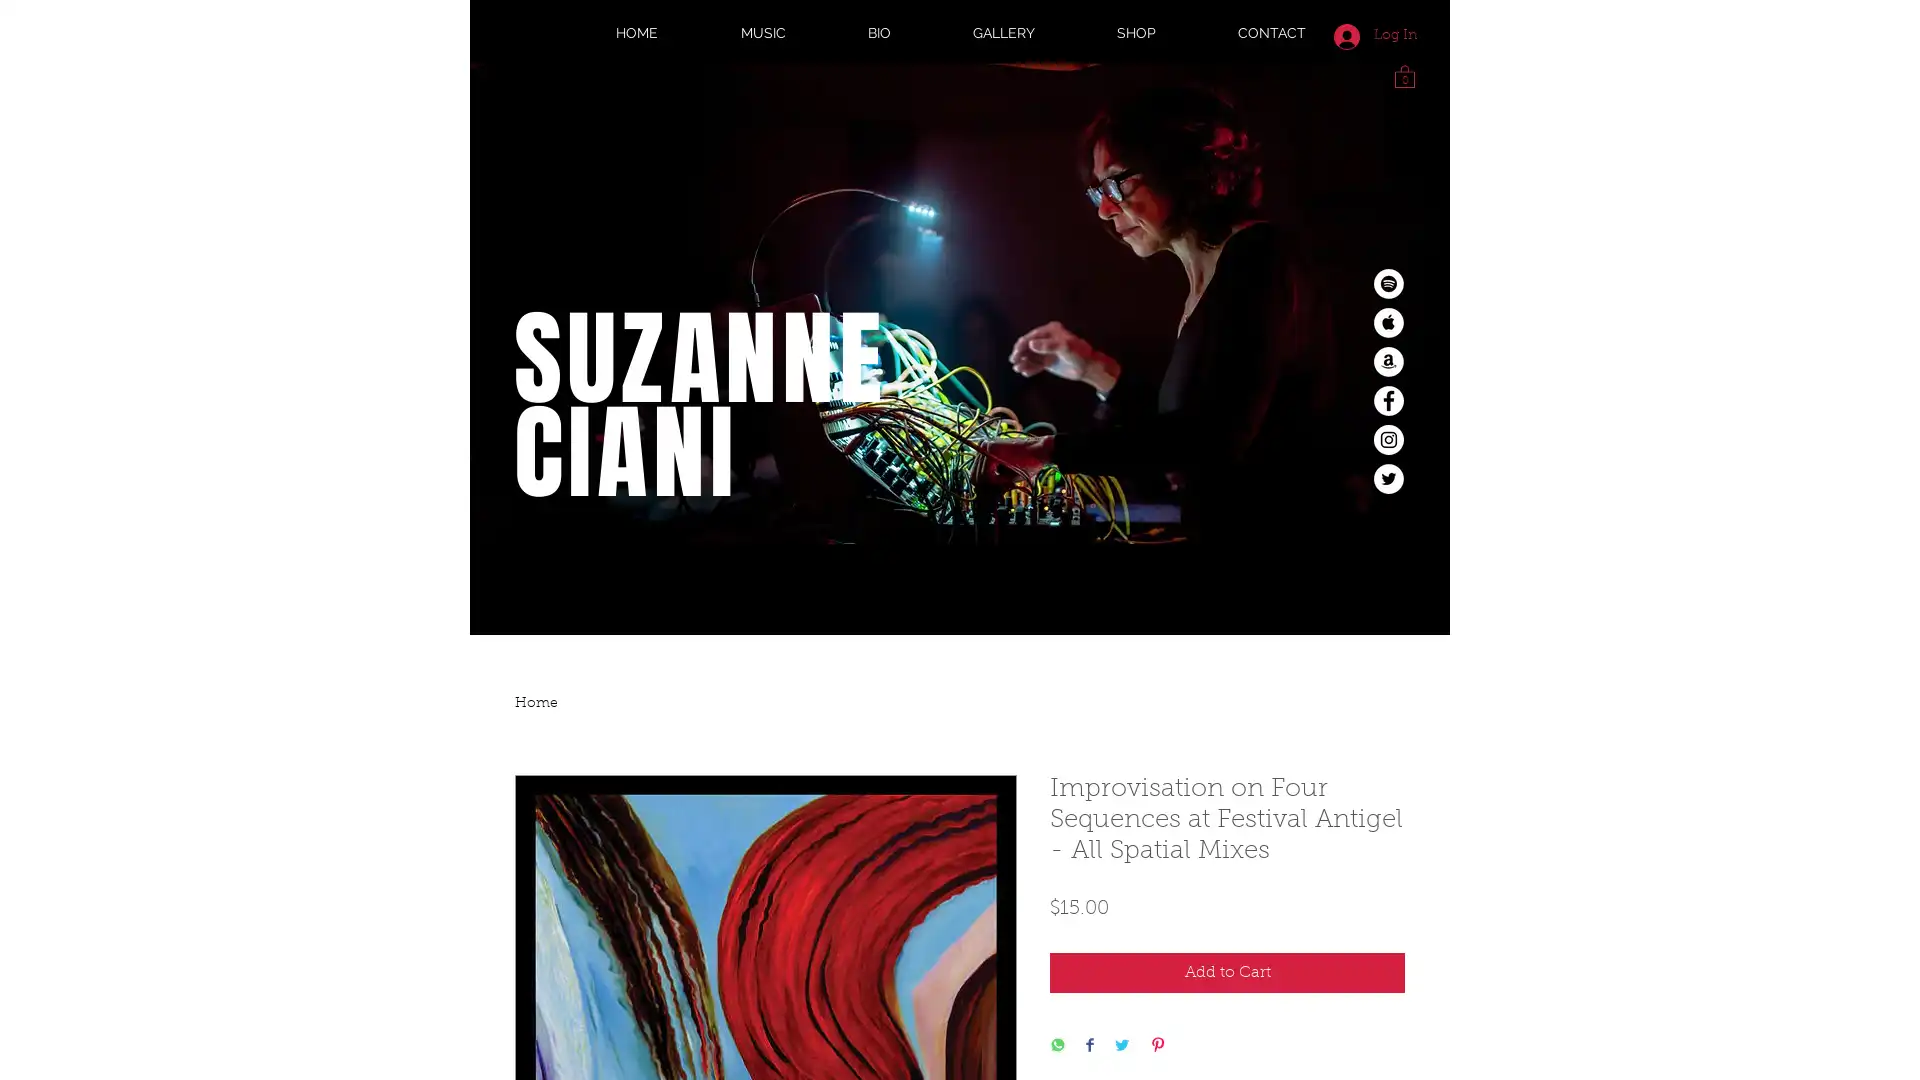 Image resolution: width=1920 pixels, height=1080 pixels. I want to click on Log In, so click(1374, 35).